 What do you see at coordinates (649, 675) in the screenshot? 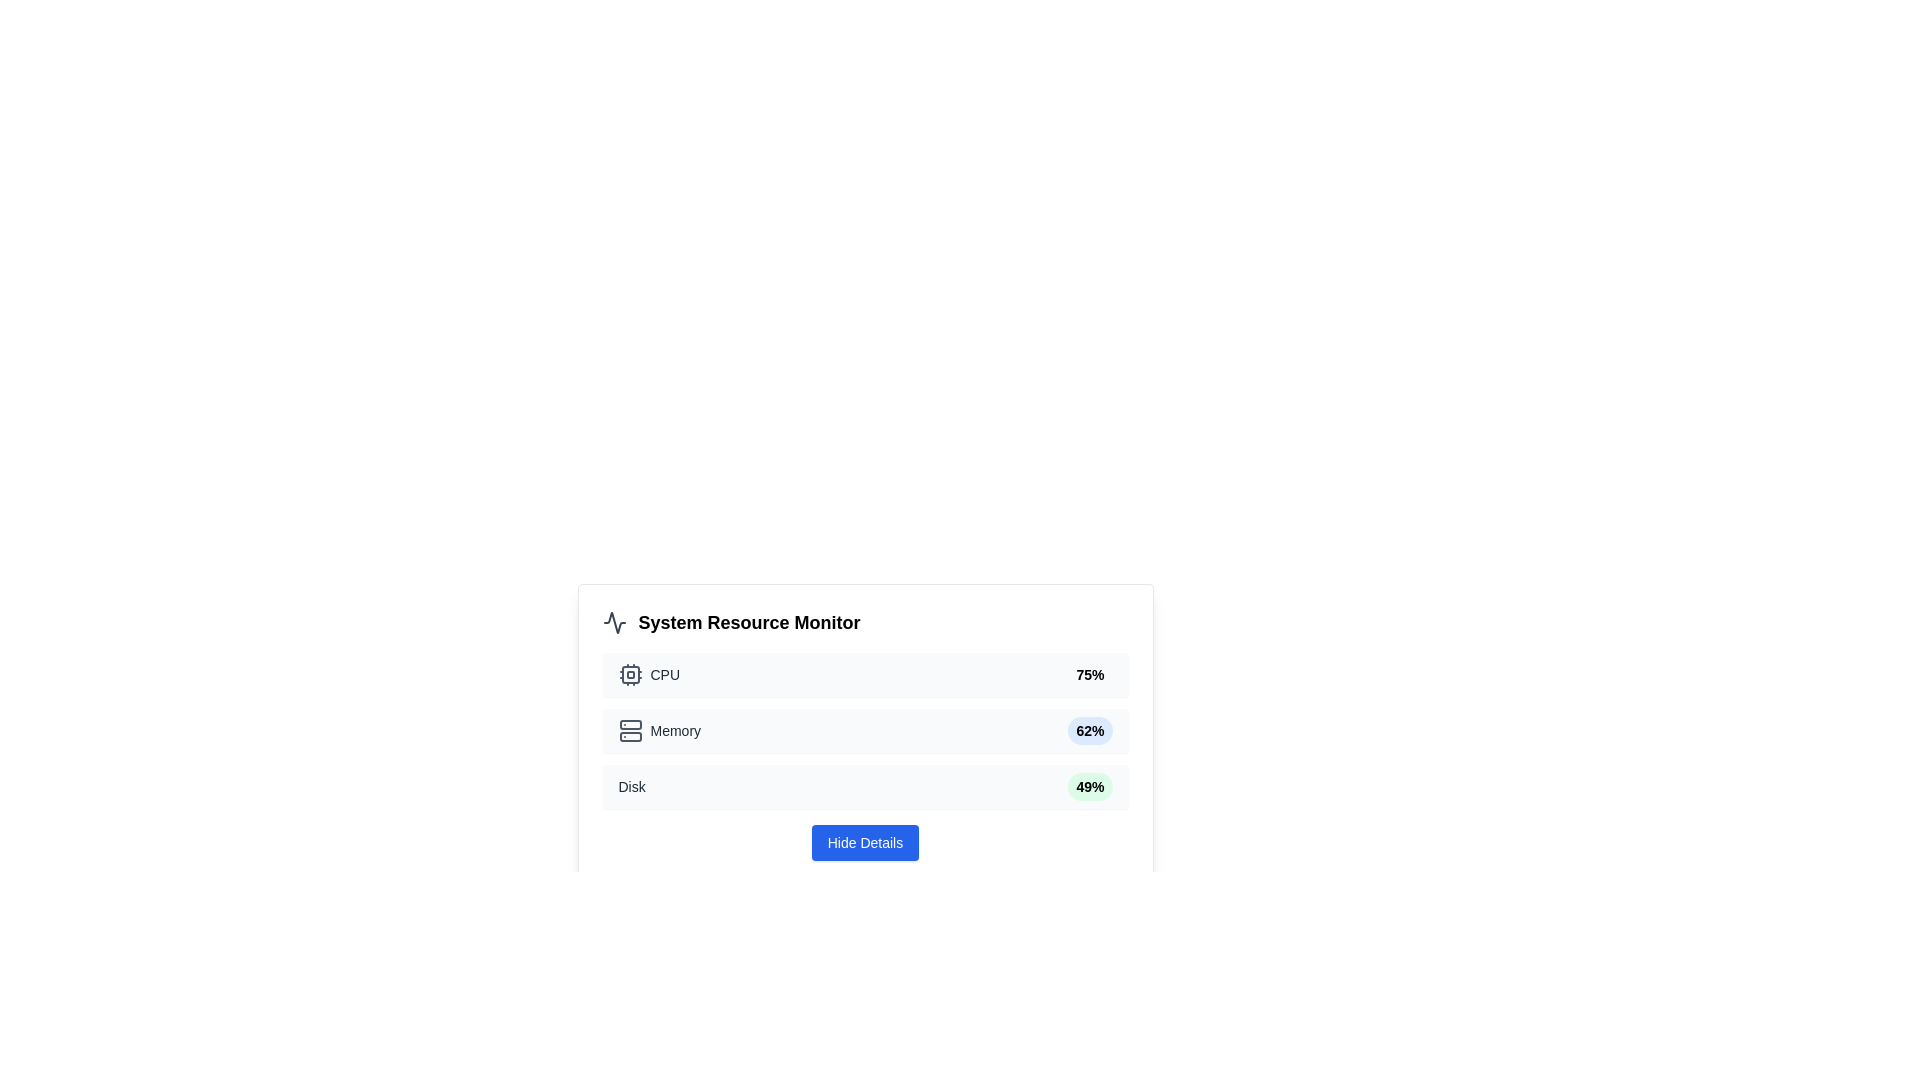
I see `the 'CPU' label and computer chip icon combination, which is styled in gray with black text and is located at the top of the system resource usage statistics list` at bounding box center [649, 675].